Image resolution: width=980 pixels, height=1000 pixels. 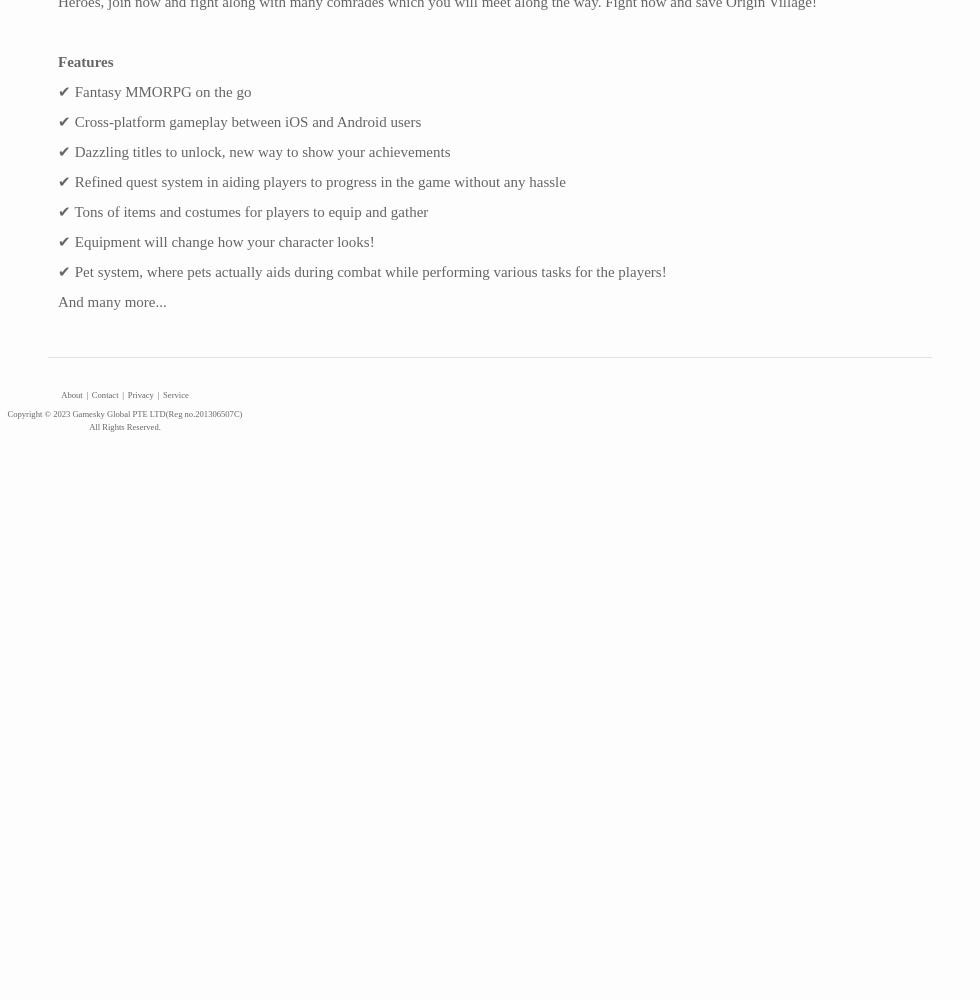 What do you see at coordinates (318, 182) in the screenshot?
I see `'Refined quest system in aiding players to progress in the game without any hassle'` at bounding box center [318, 182].